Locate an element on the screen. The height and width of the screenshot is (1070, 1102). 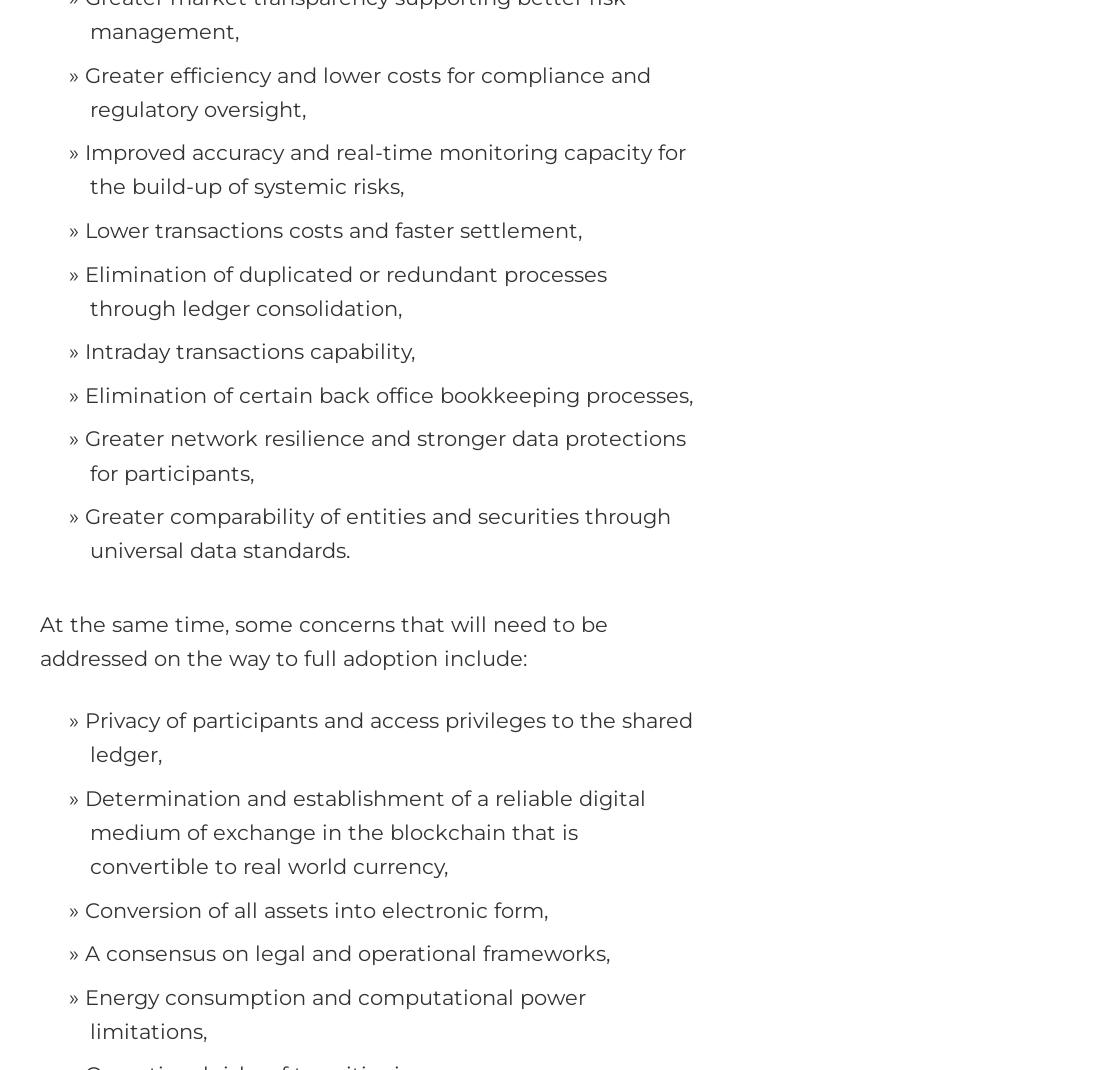
'Privacy of participants and access privileges to the shared ledger,' is located at coordinates (389, 736).